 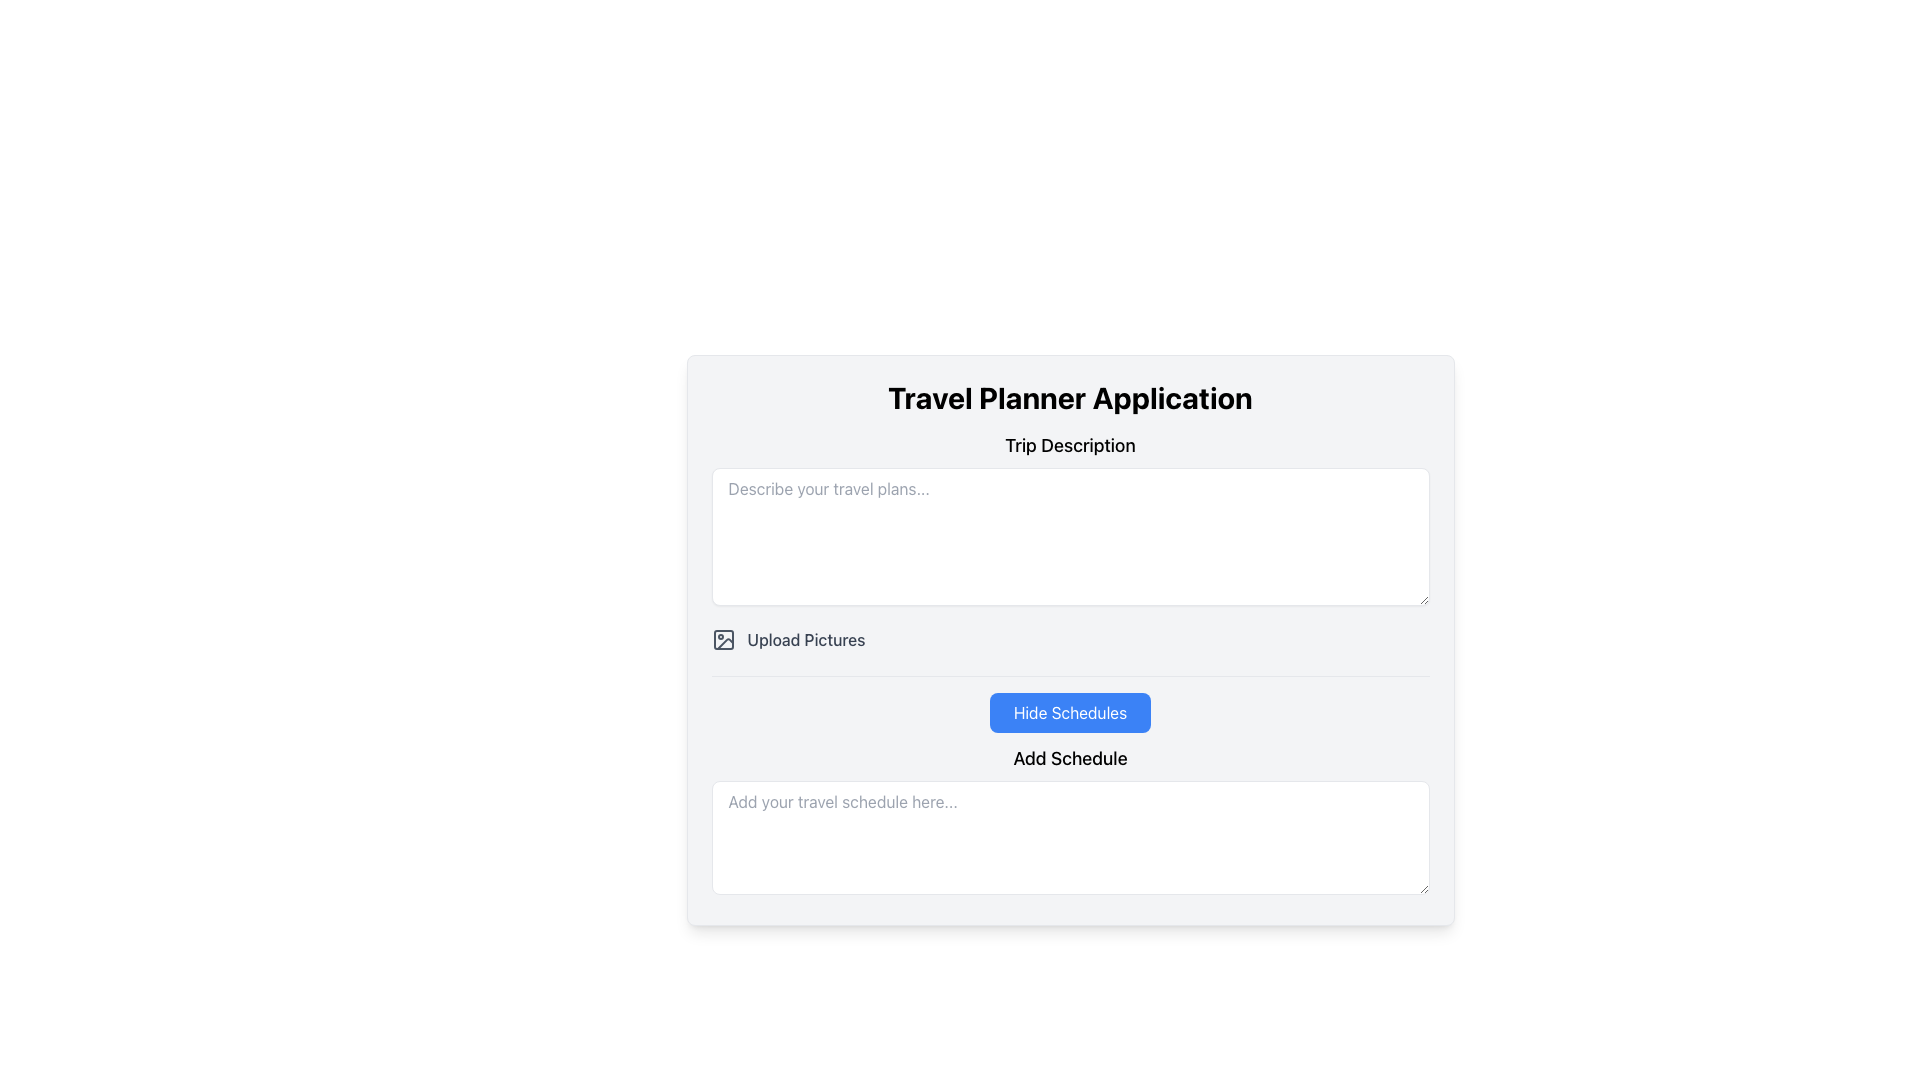 I want to click on the text label associated with the file upload component for uploading images, which is located to the right of a photo frame icon and below the trip description input field, so click(x=806, y=640).